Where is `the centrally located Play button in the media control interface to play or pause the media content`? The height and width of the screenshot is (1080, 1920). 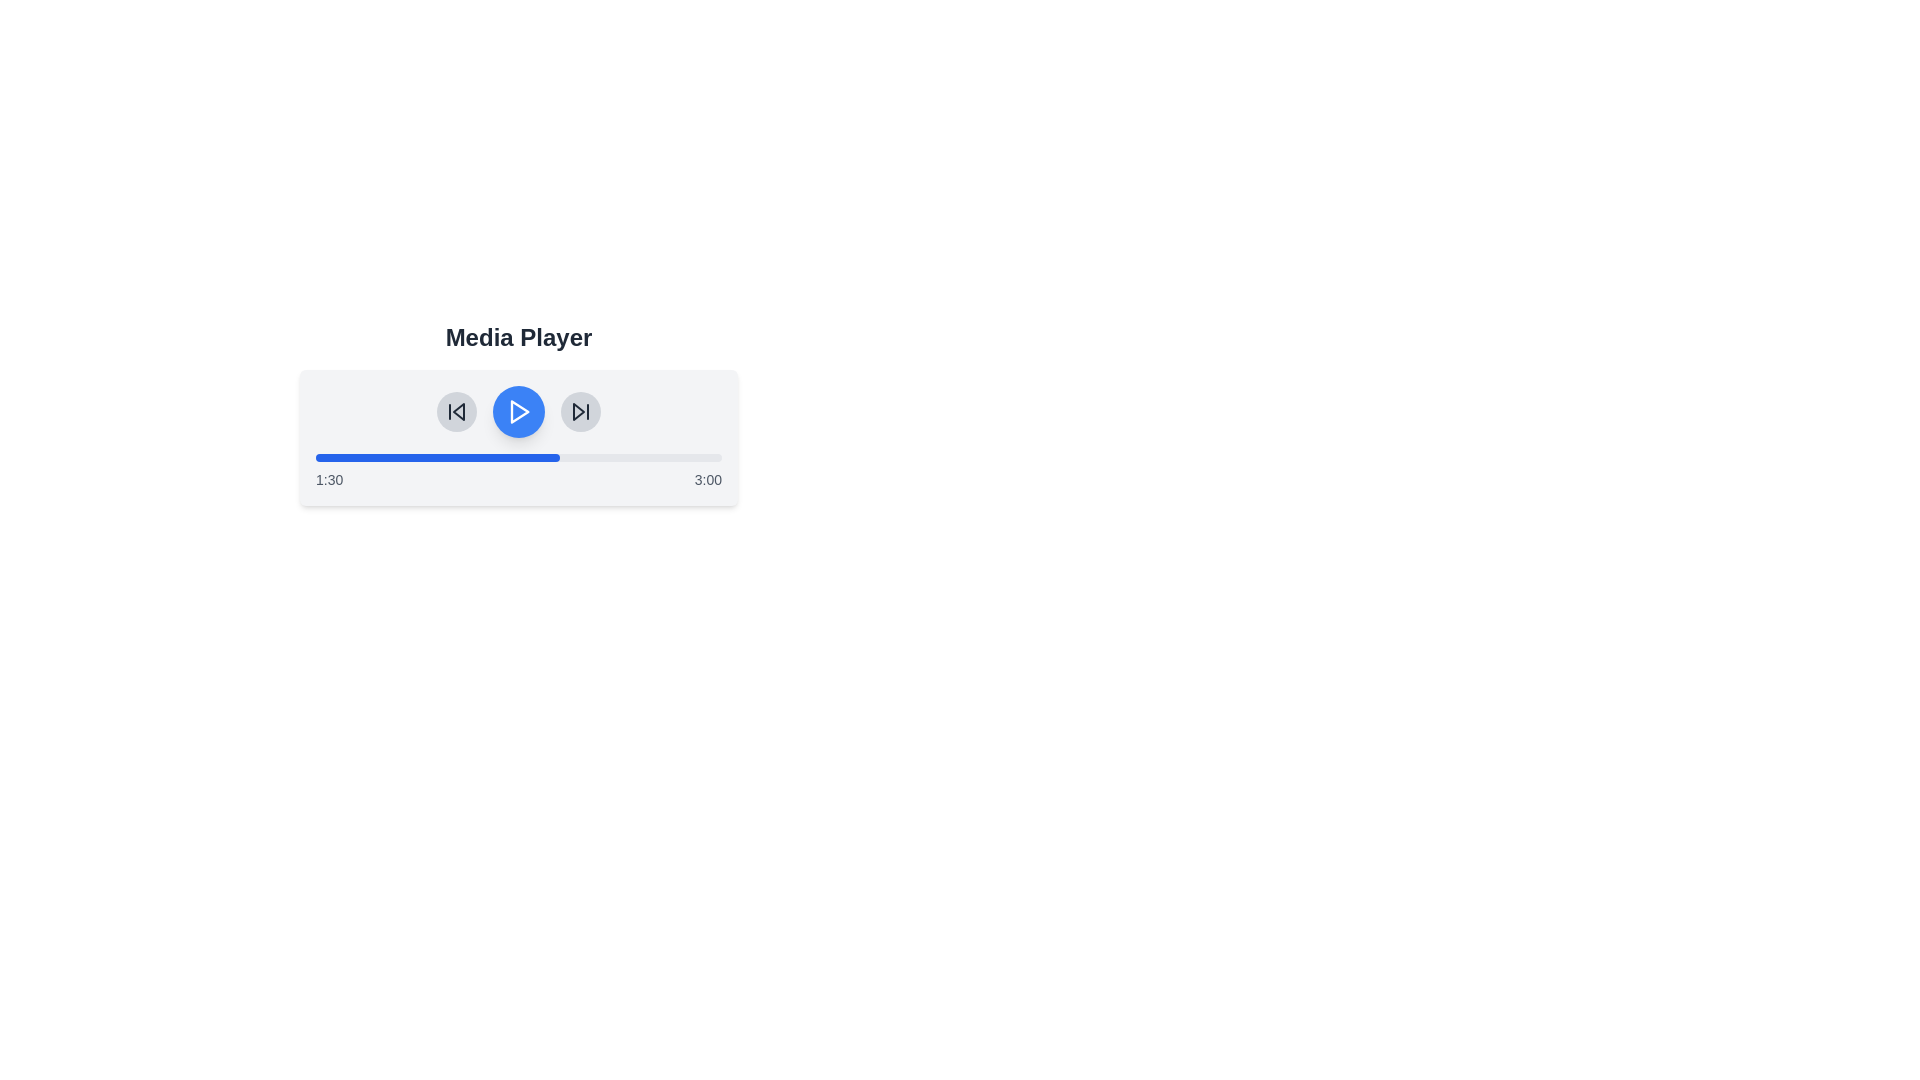 the centrally located Play button in the media control interface to play or pause the media content is located at coordinates (520, 411).